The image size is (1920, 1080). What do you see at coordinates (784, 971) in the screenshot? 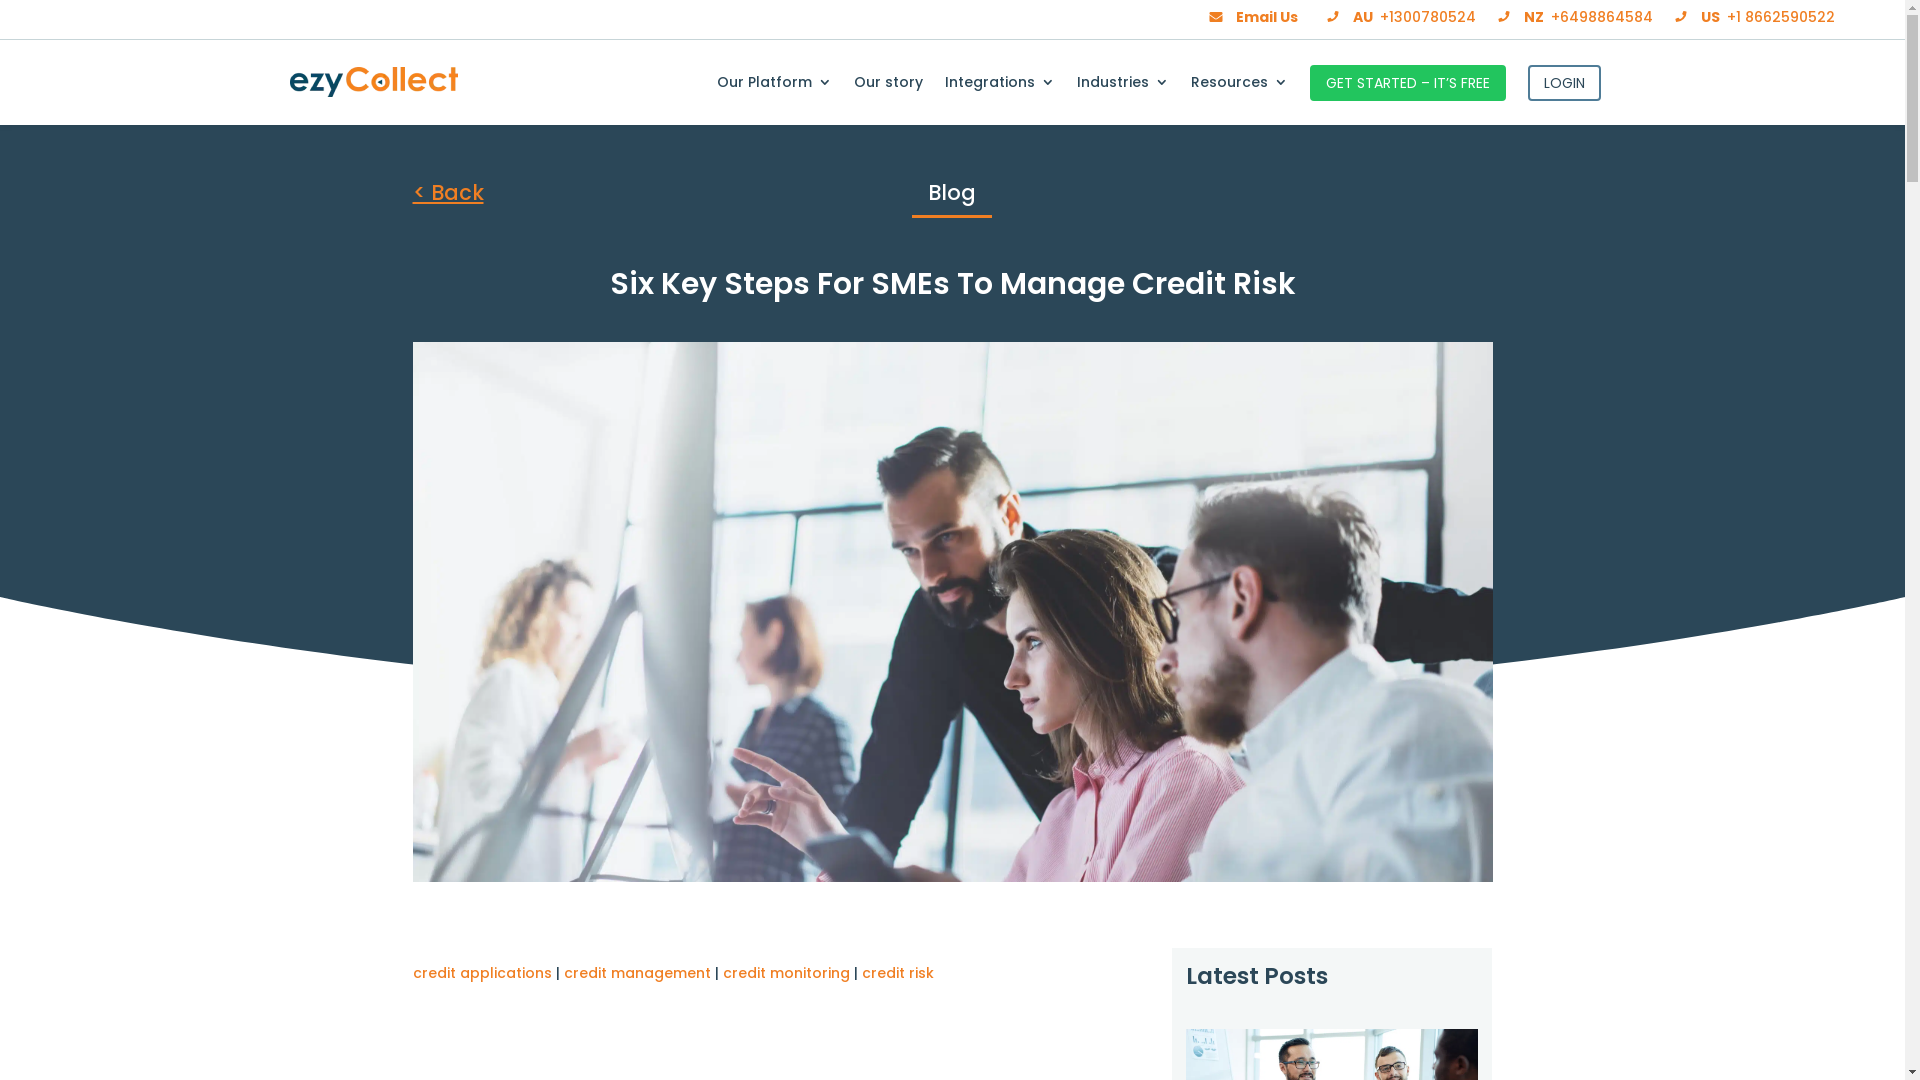
I see `'credit monitoring'` at bounding box center [784, 971].